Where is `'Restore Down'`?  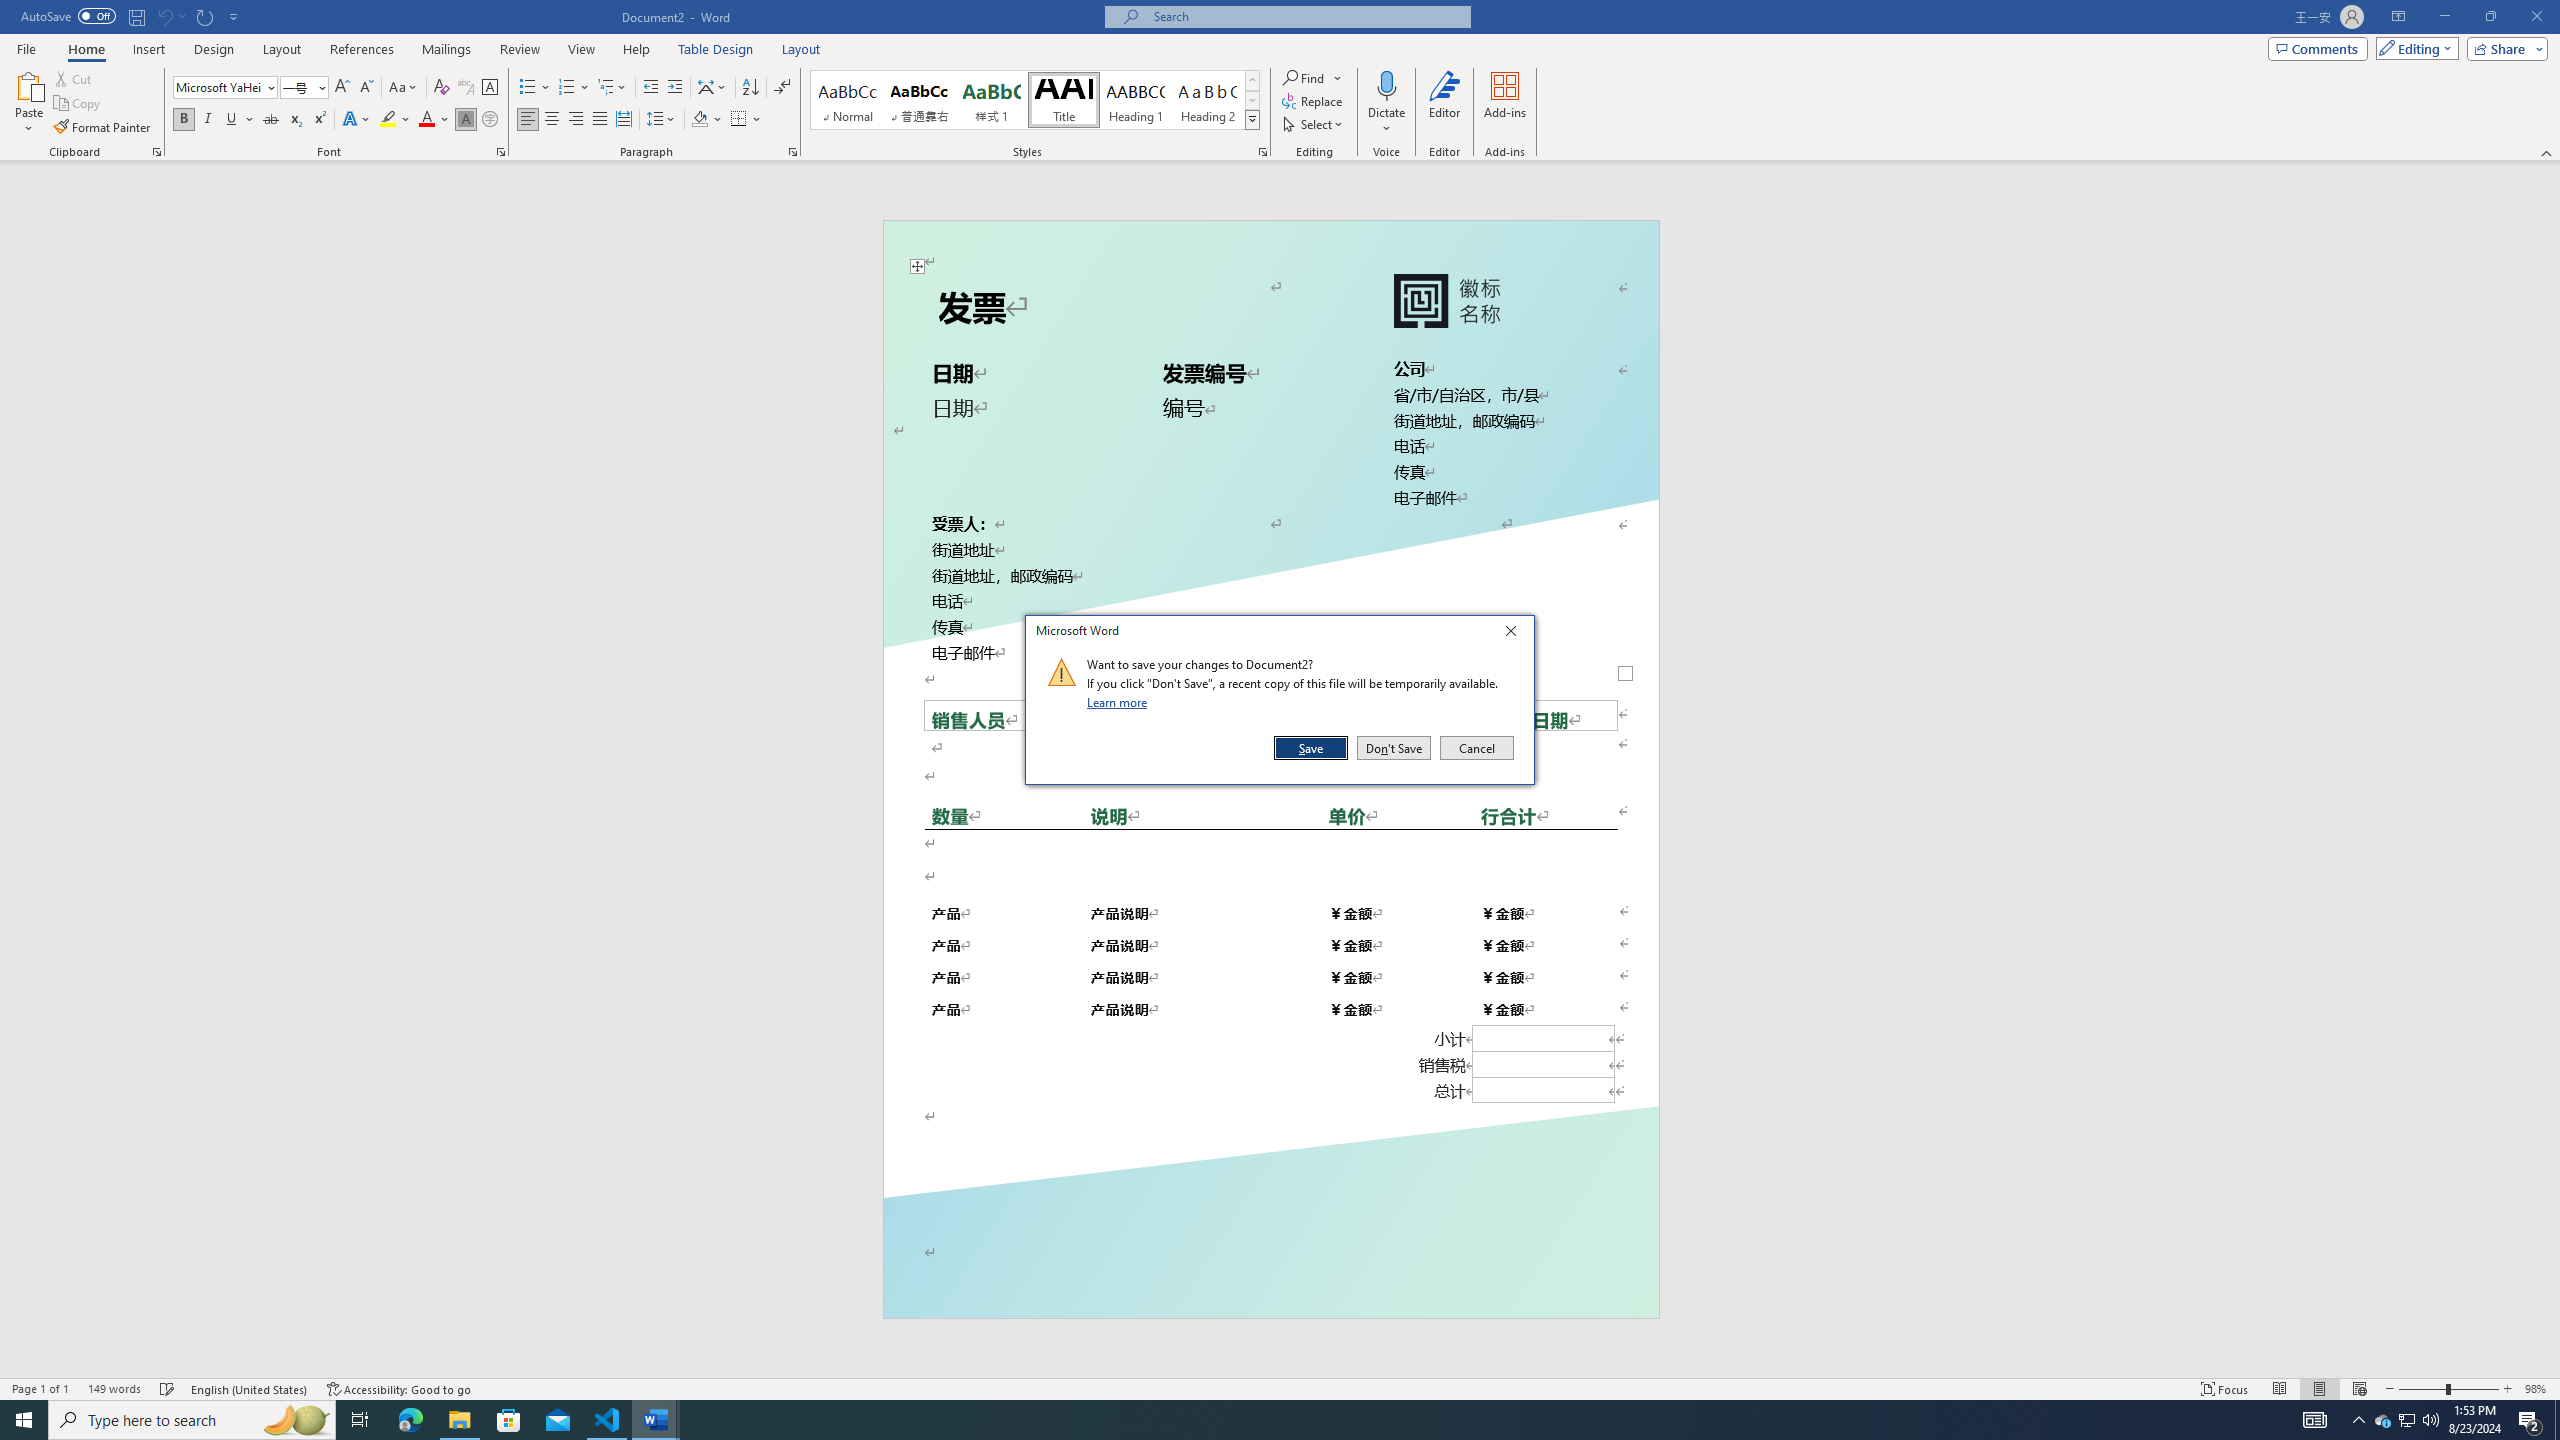
'Restore Down' is located at coordinates (2490, 16).